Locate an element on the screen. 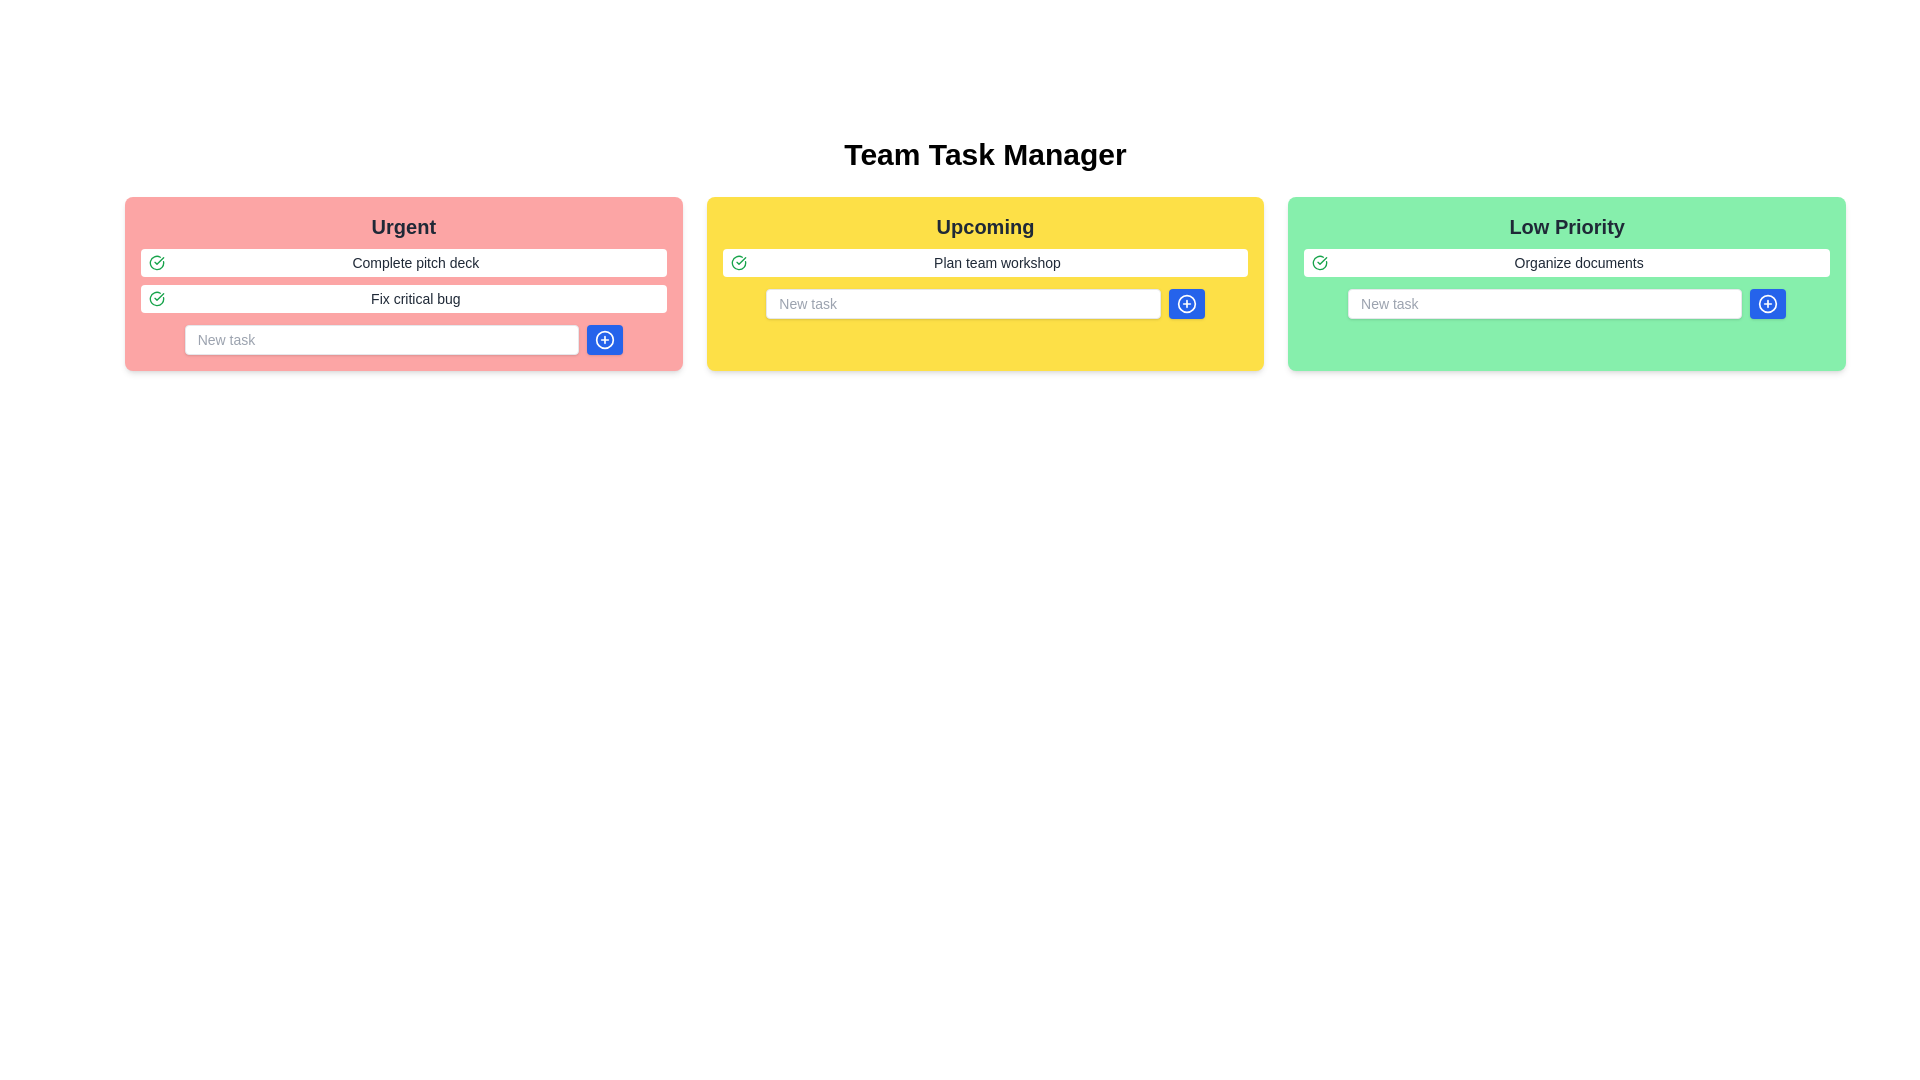  the green checkmark icon in the top-left corner of the 'Urgent' task card is located at coordinates (156, 299).